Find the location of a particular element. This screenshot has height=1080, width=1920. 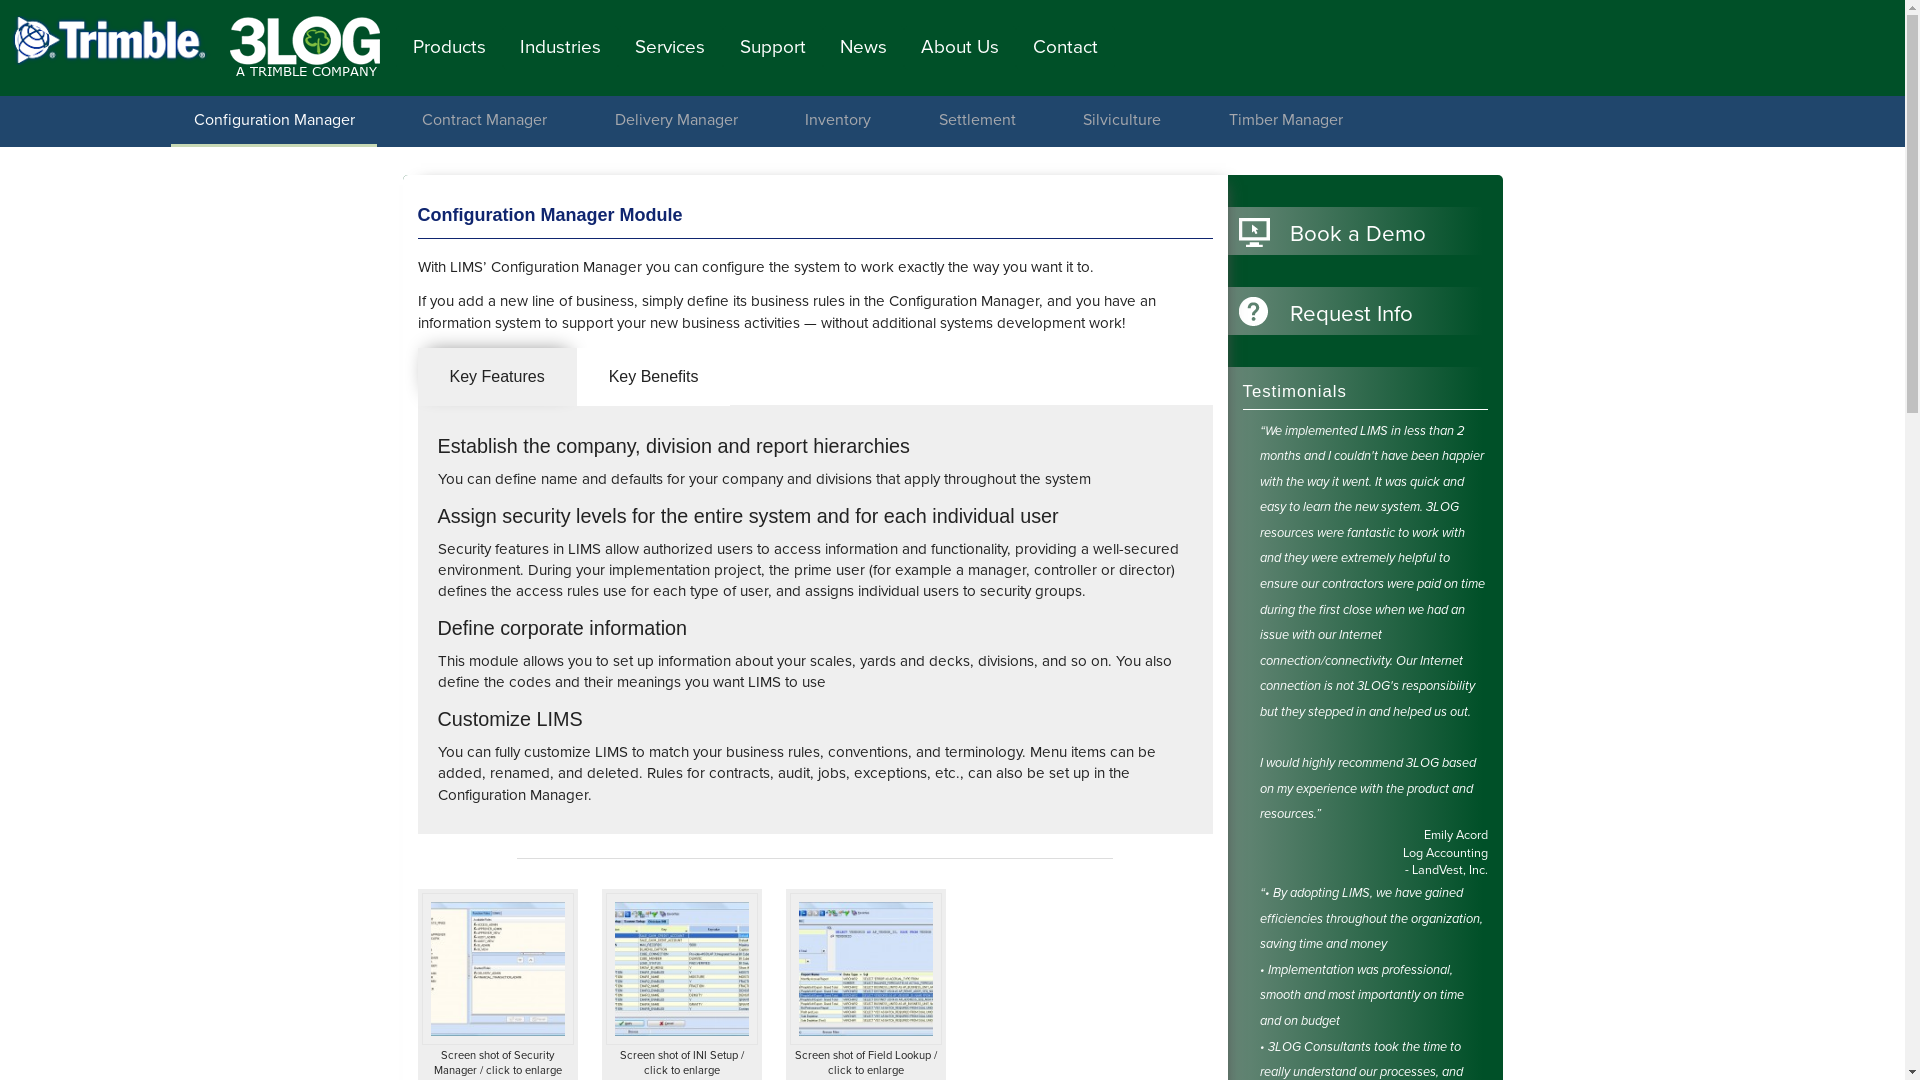

'Support' is located at coordinates (771, 46).